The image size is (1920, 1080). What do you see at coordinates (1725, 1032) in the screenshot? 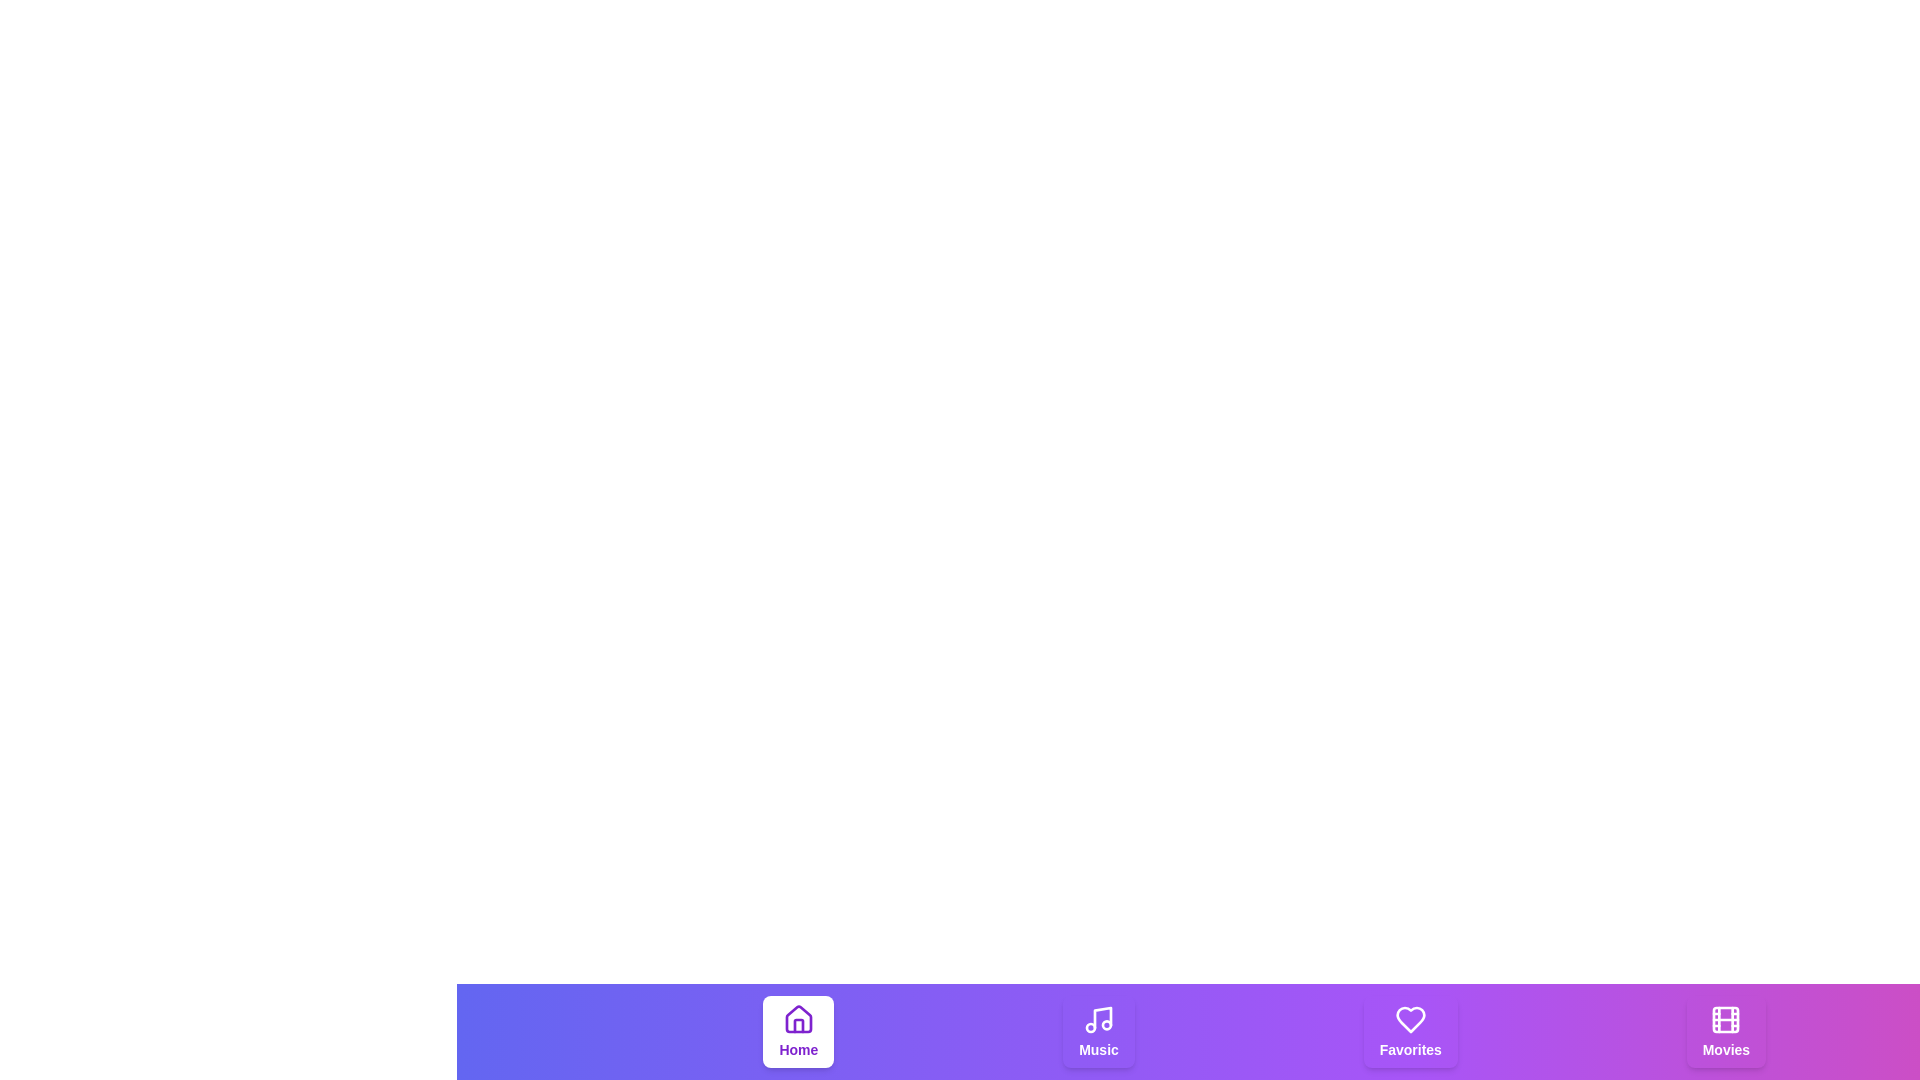
I see `the tab labeled Movies` at bounding box center [1725, 1032].